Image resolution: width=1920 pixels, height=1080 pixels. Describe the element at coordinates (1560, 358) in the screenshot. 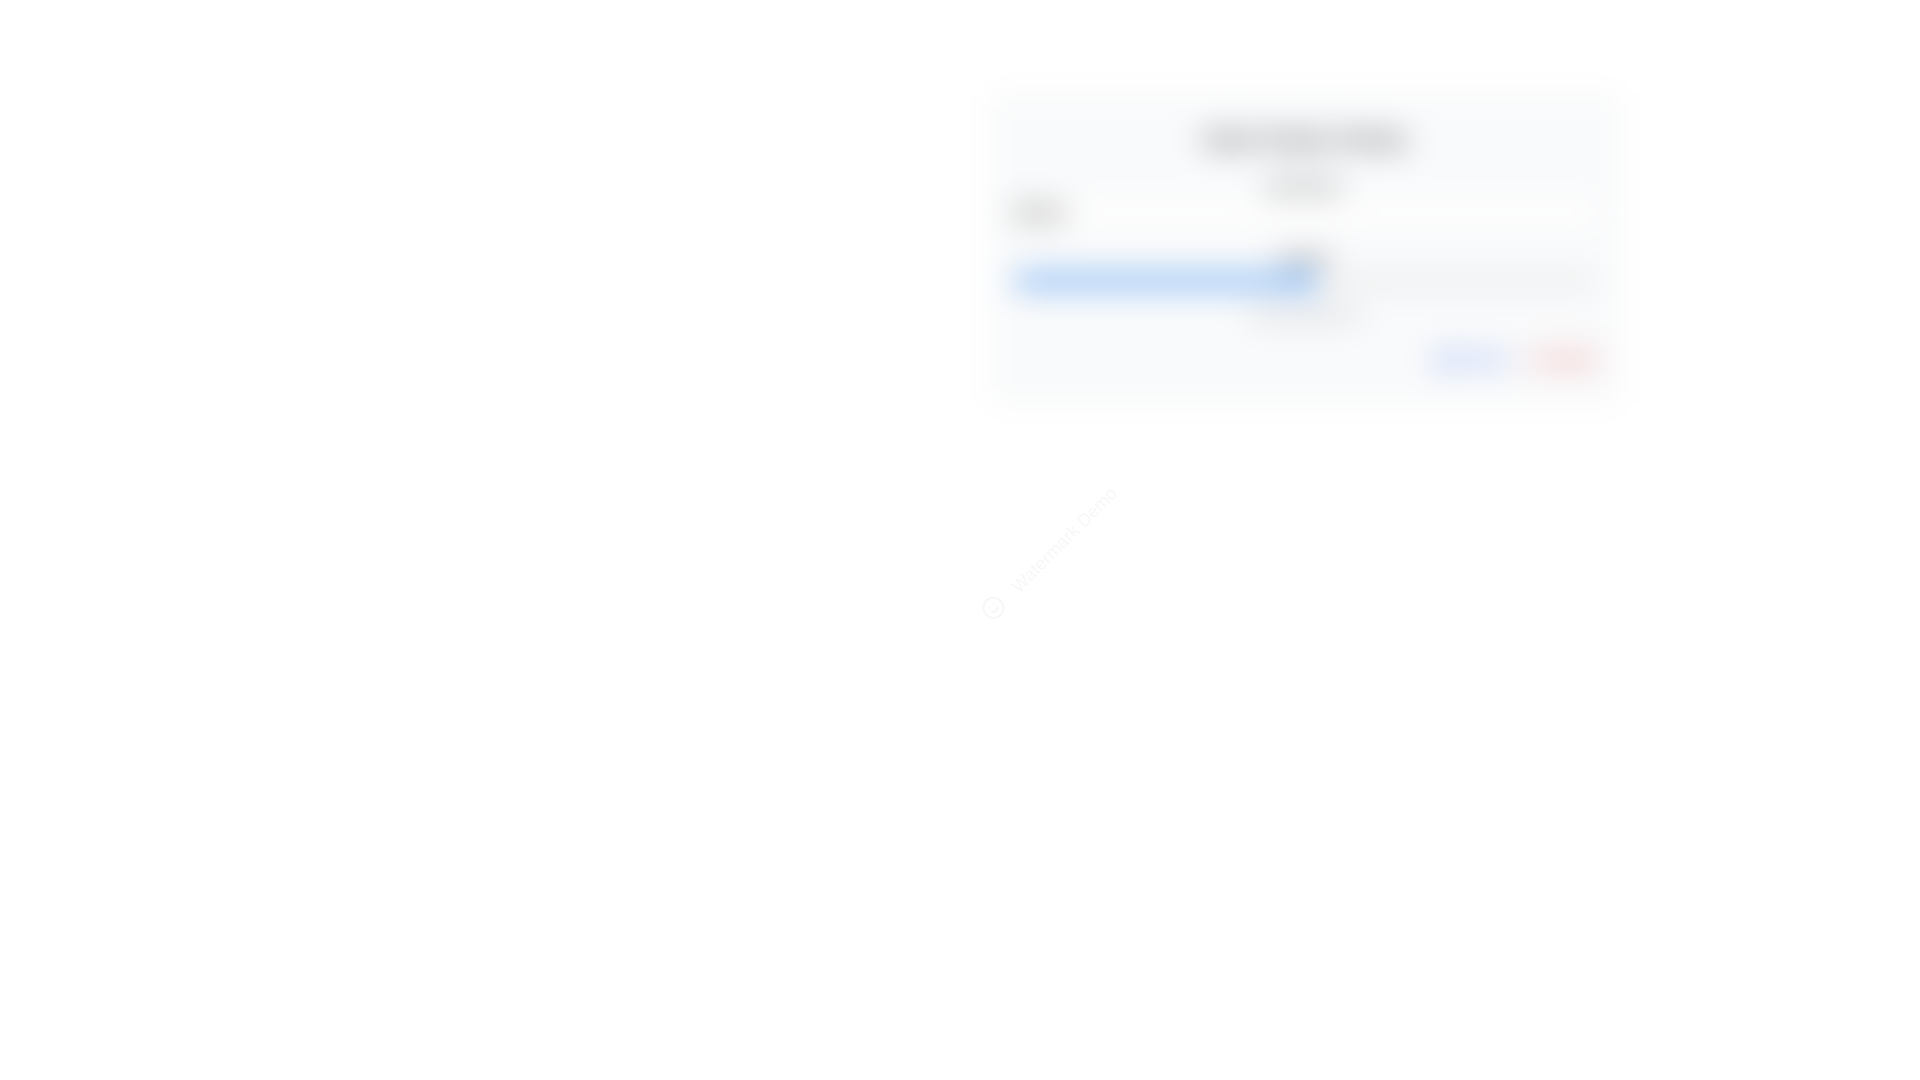

I see `the cancel button, which is the second button from the right in a horizontal row of controls, following a blue-colored button labeled 'Confirm'` at that location.